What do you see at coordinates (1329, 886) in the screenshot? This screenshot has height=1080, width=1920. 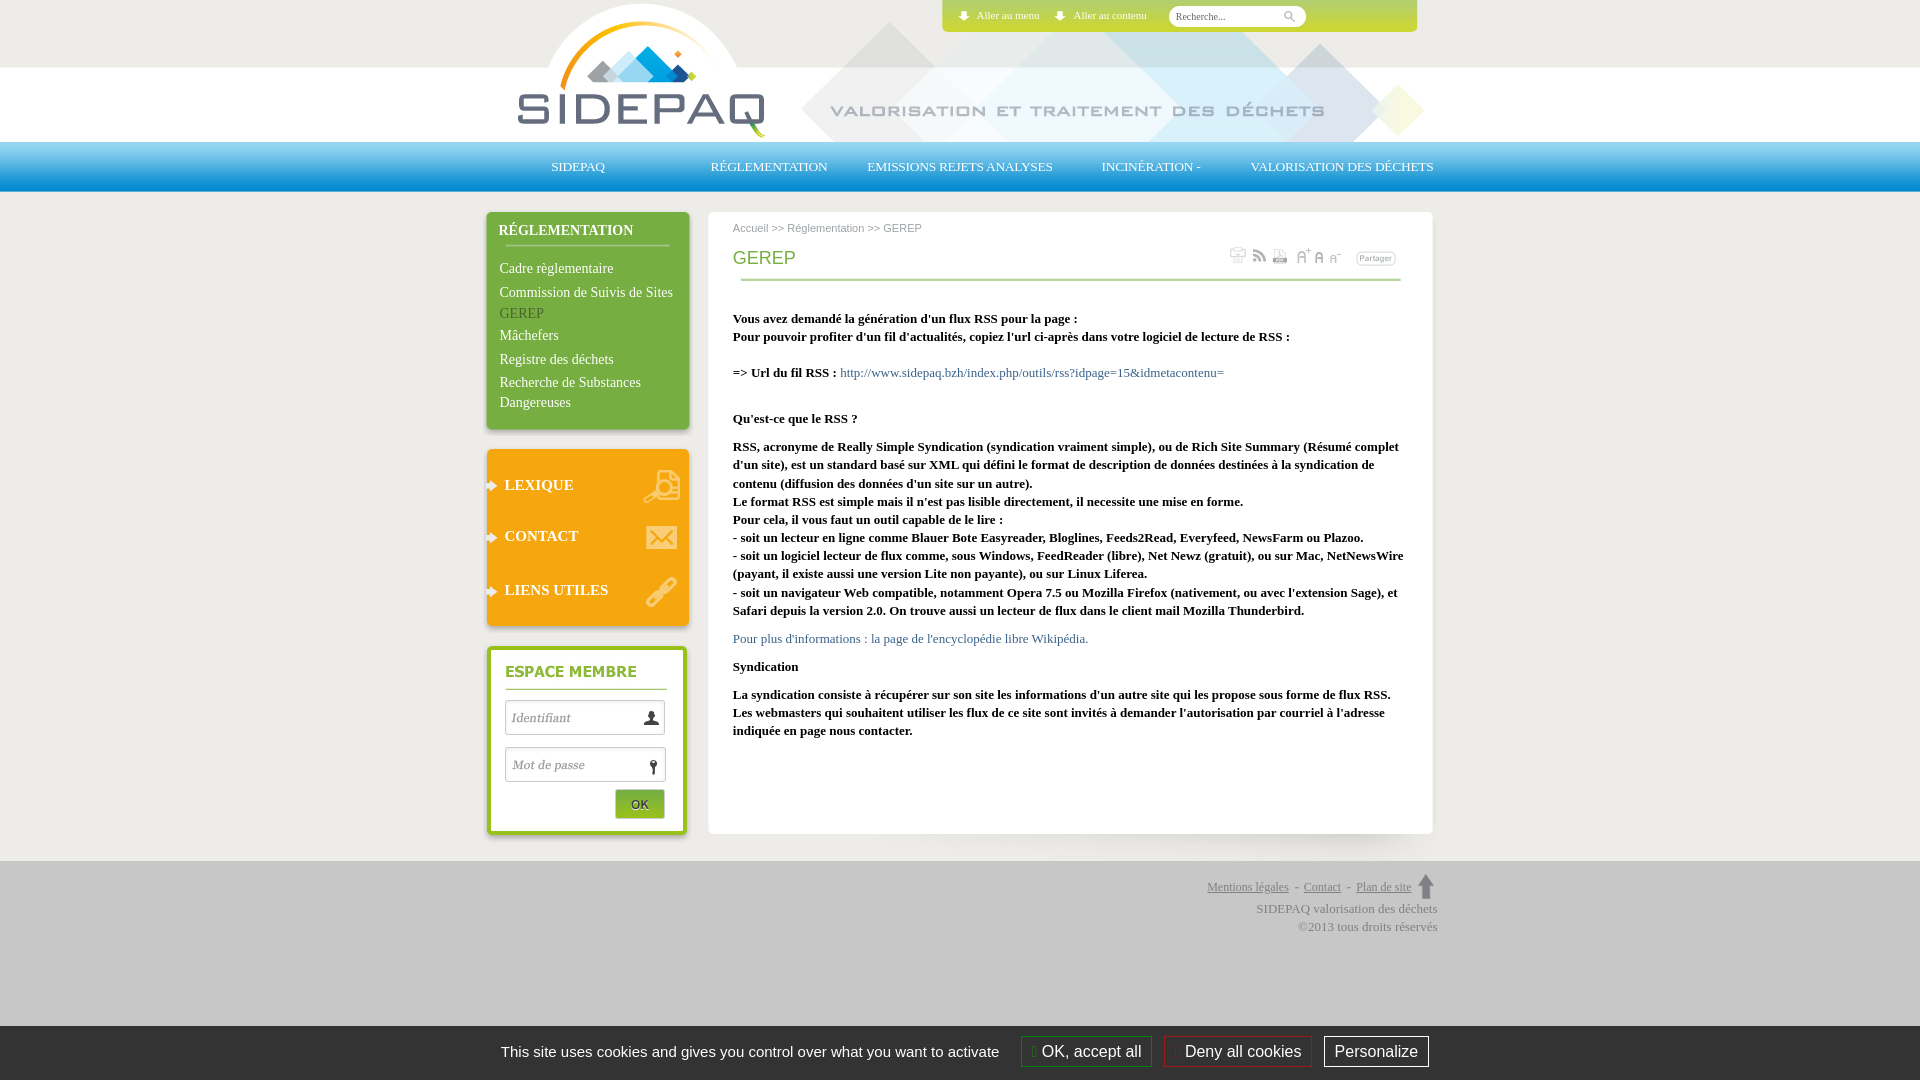 I see `'Contact'` at bounding box center [1329, 886].